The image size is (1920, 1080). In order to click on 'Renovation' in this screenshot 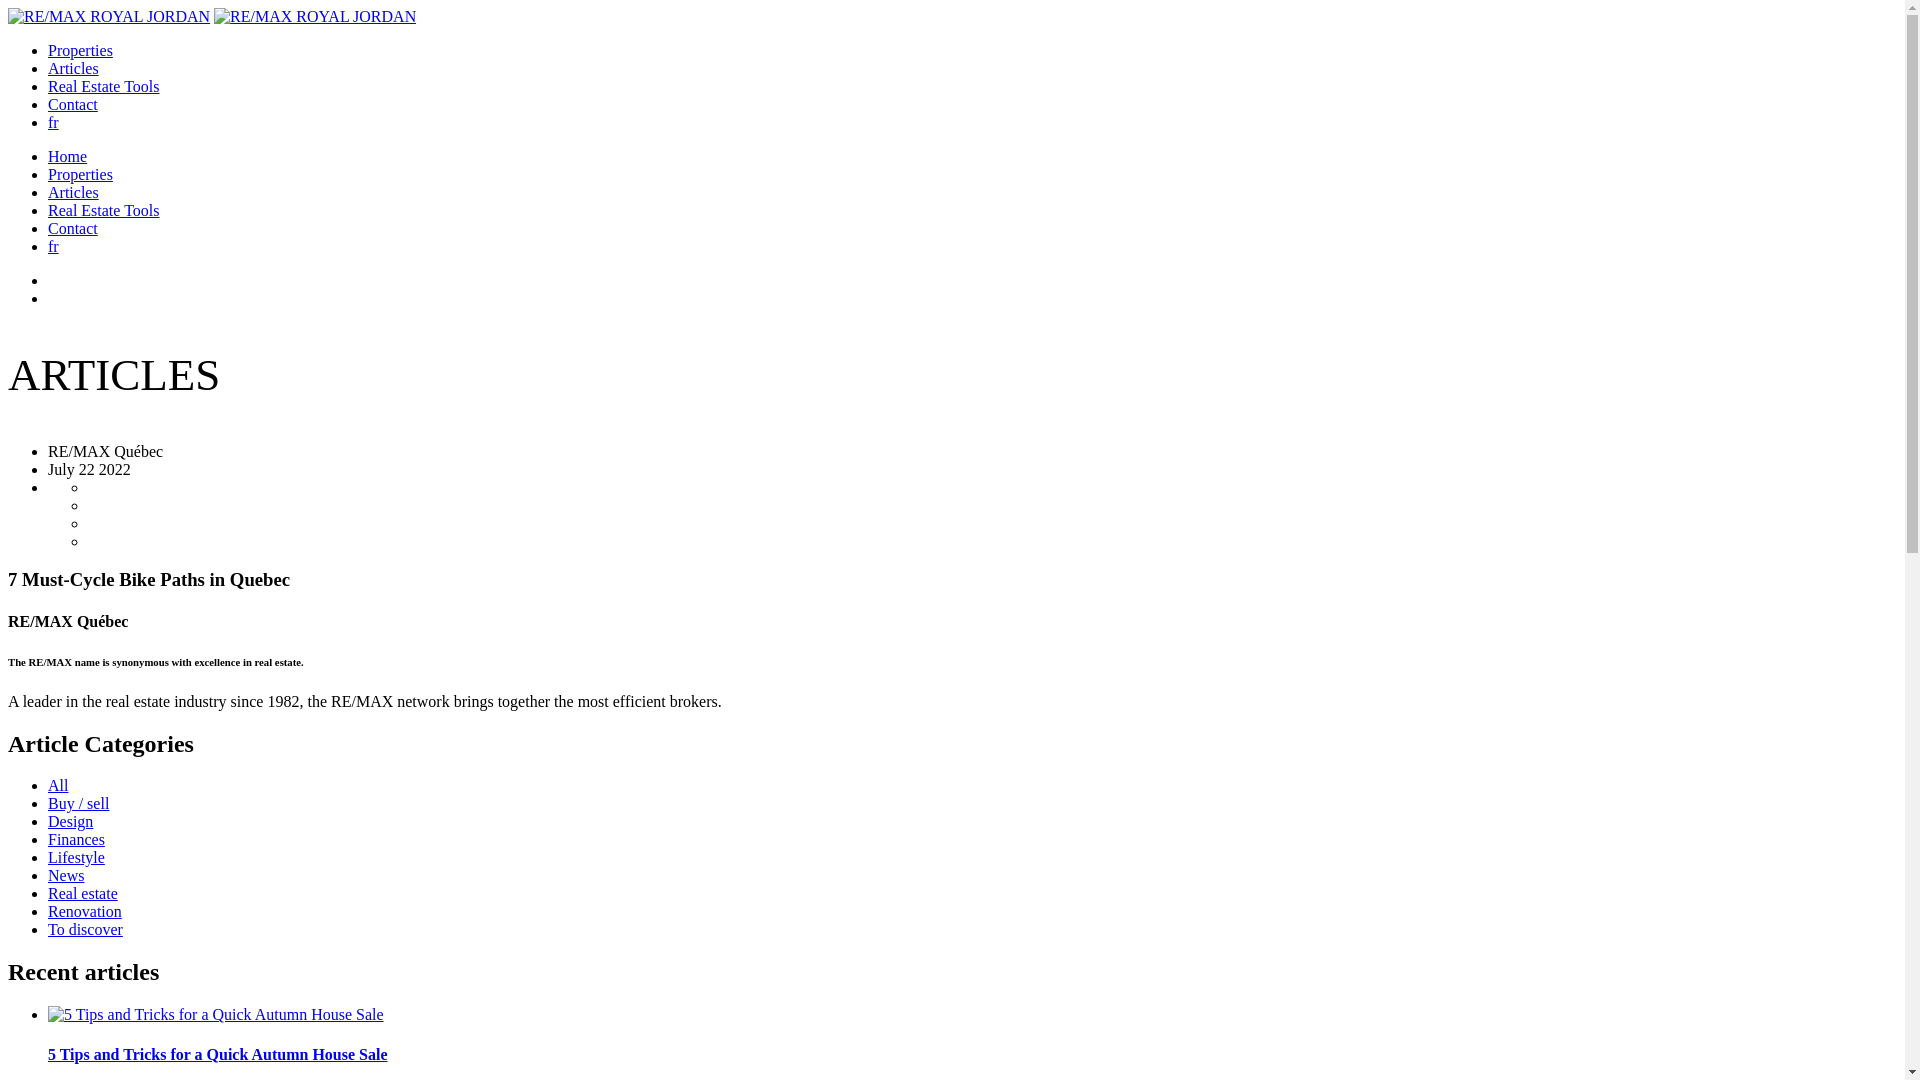, I will do `click(84, 911)`.